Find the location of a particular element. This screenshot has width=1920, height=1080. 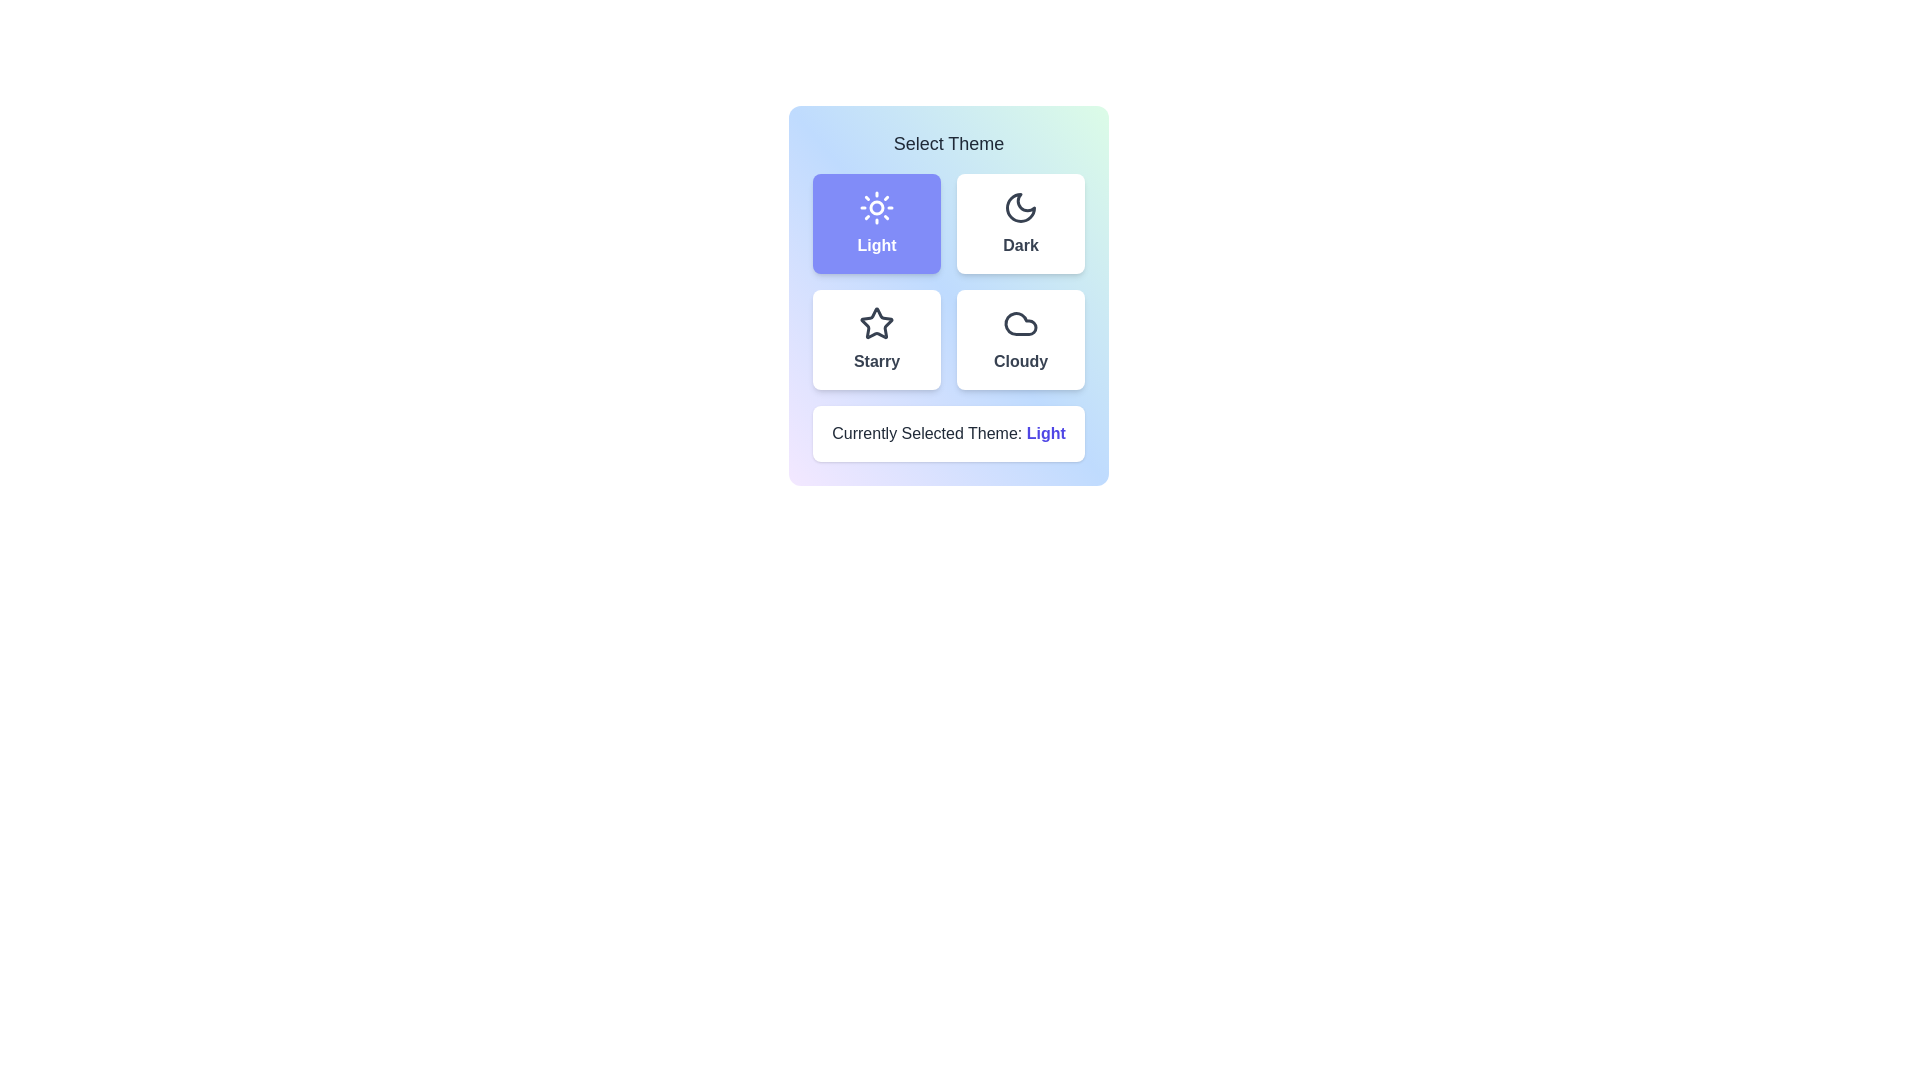

the theme button corresponding to Light is located at coordinates (877, 223).